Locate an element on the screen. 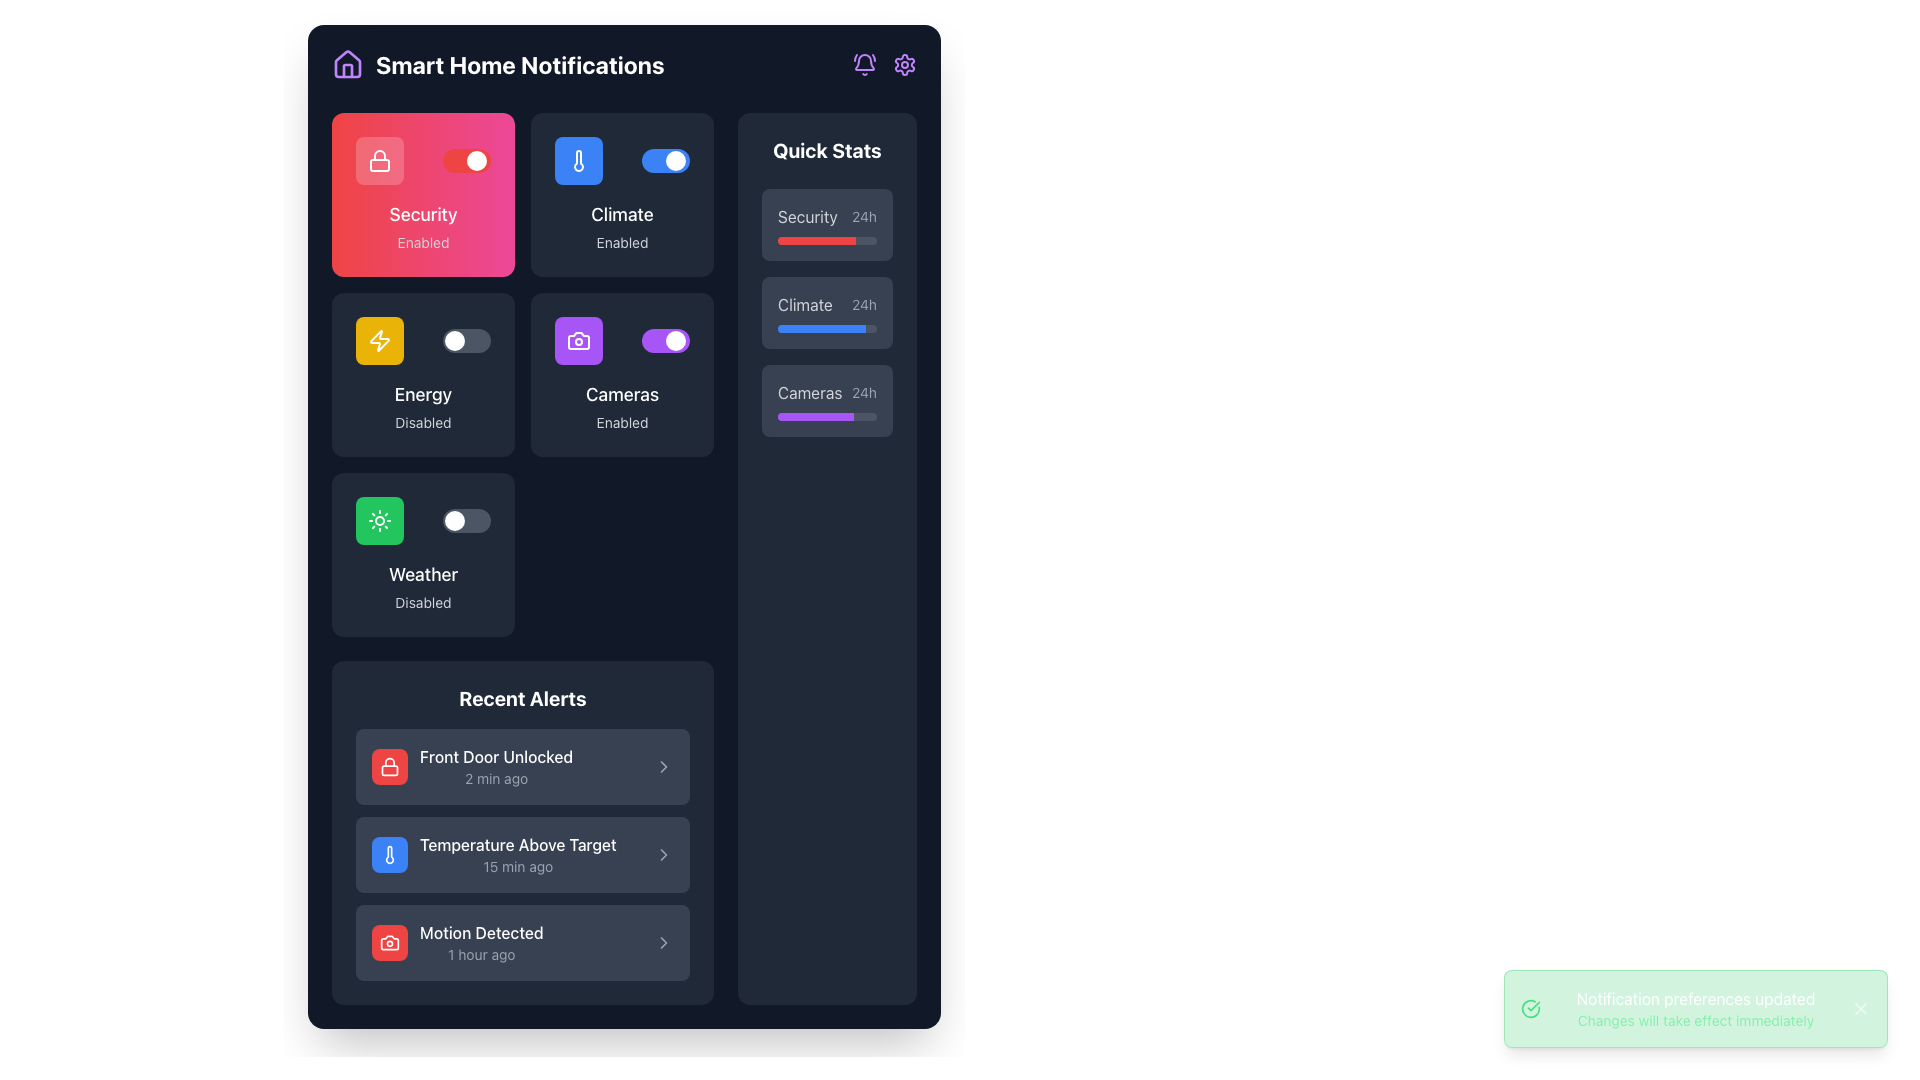 The width and height of the screenshot is (1920, 1080). the 'Cameras 24h' label, which displays the text in gray with 'Cameras' capitalized and is located above the purple progress bar in the 'Quick Stats' section is located at coordinates (827, 393).